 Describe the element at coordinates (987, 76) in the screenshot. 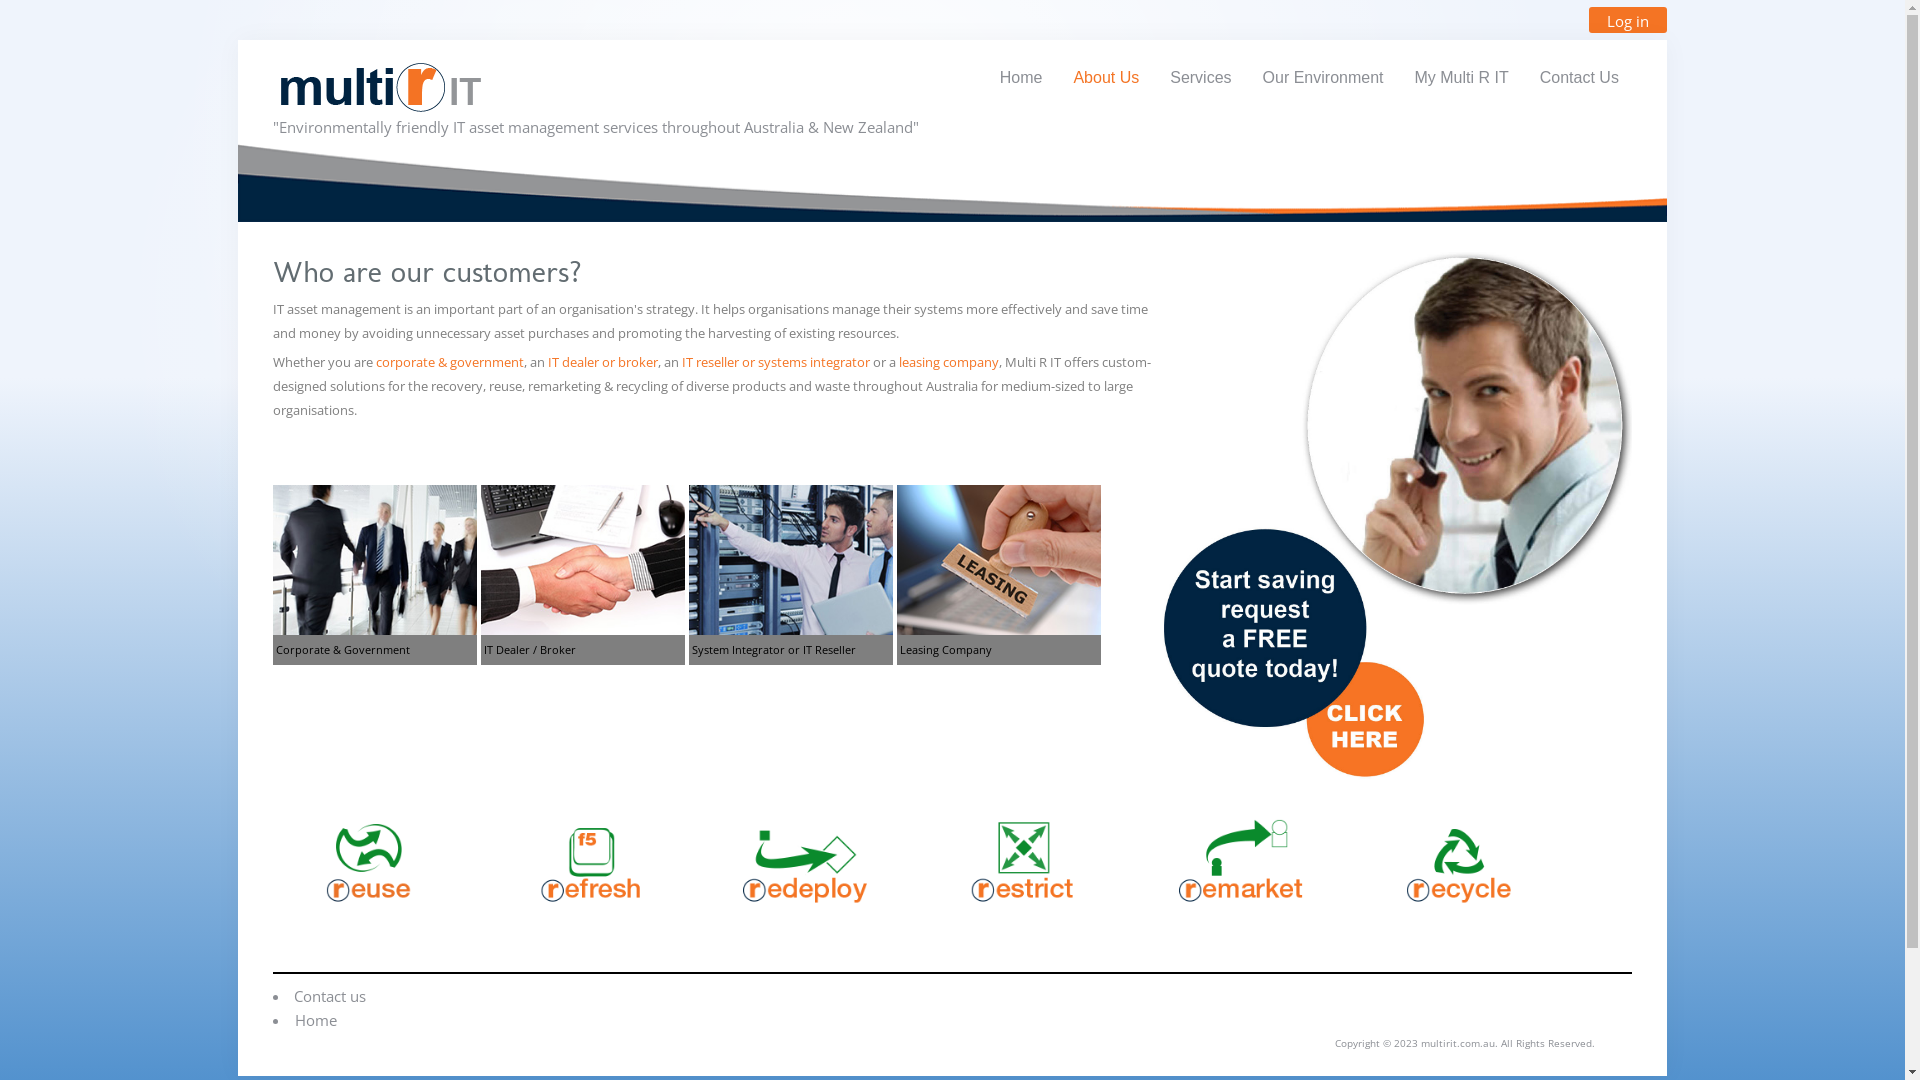

I see `'Home'` at that location.